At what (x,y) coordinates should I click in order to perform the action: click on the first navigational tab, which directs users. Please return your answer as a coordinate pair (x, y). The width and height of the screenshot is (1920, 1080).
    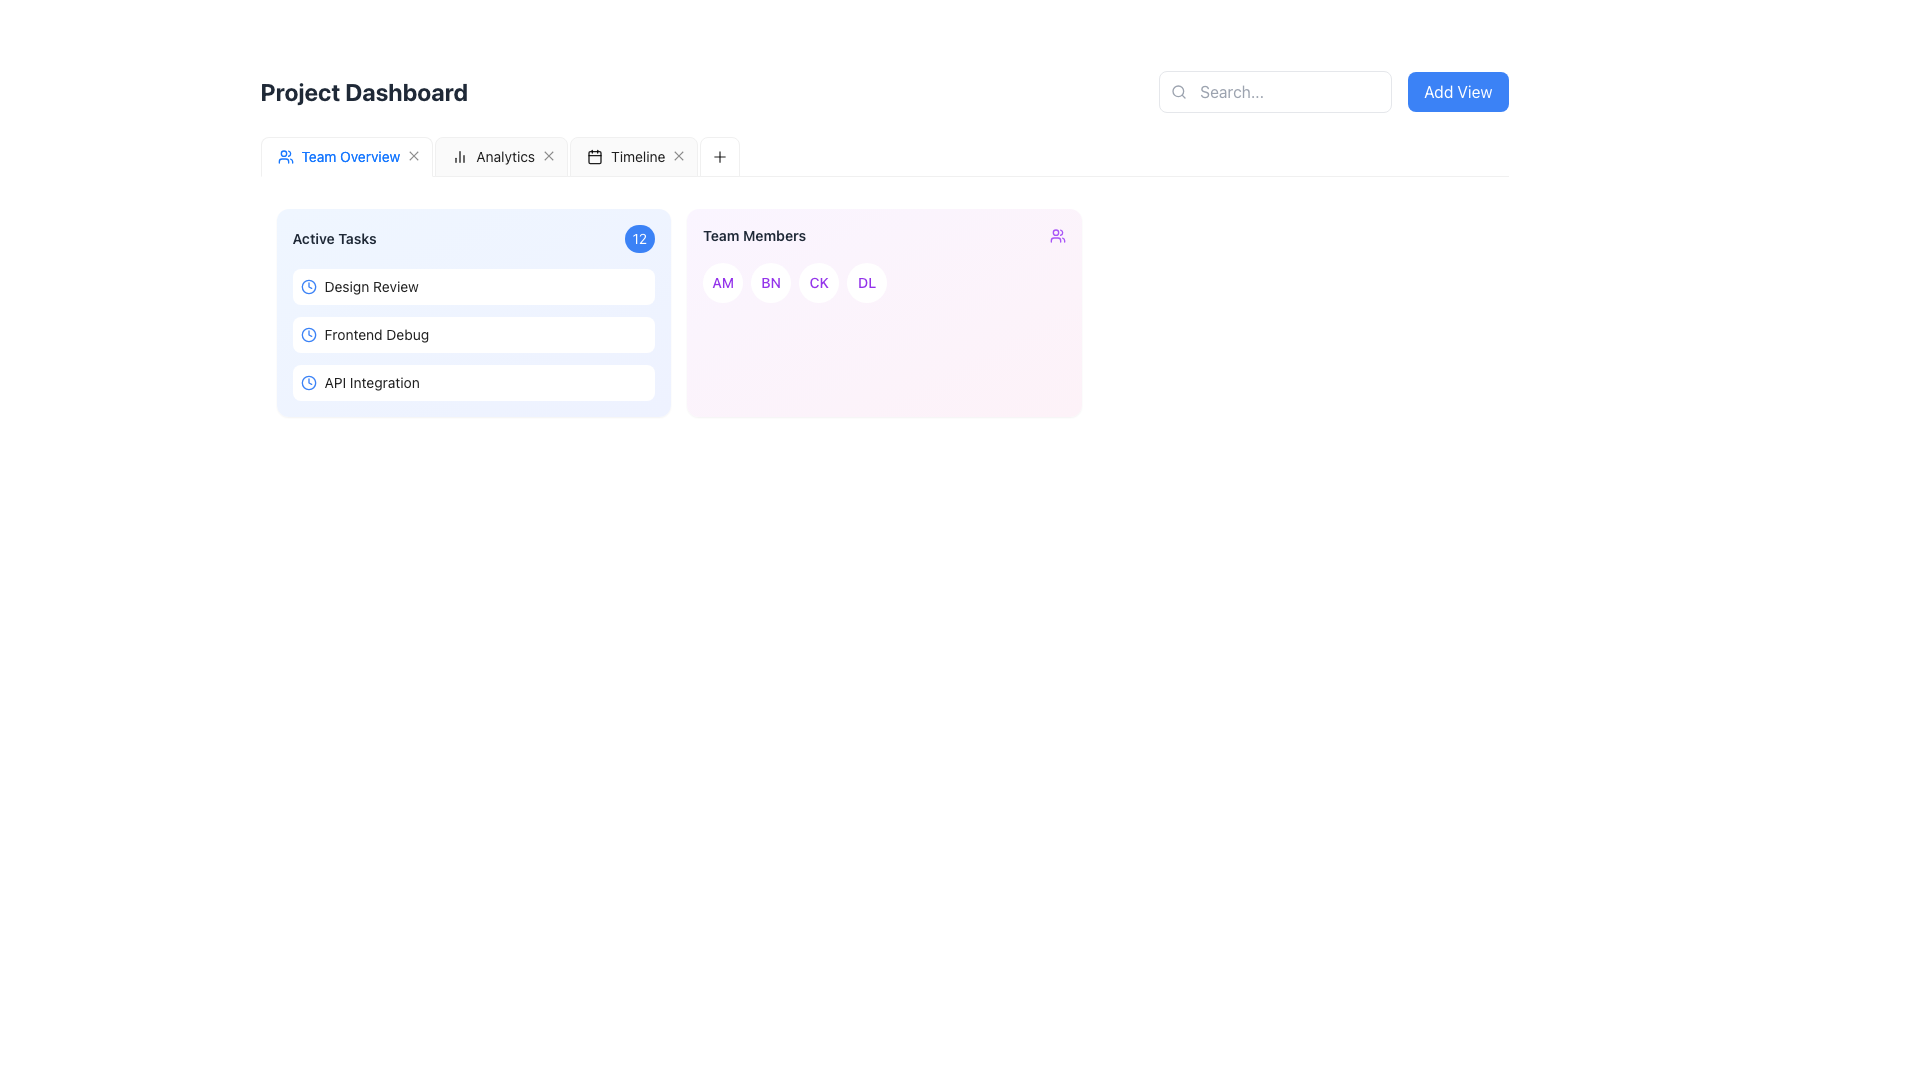
    Looking at the image, I should click on (303, 156).